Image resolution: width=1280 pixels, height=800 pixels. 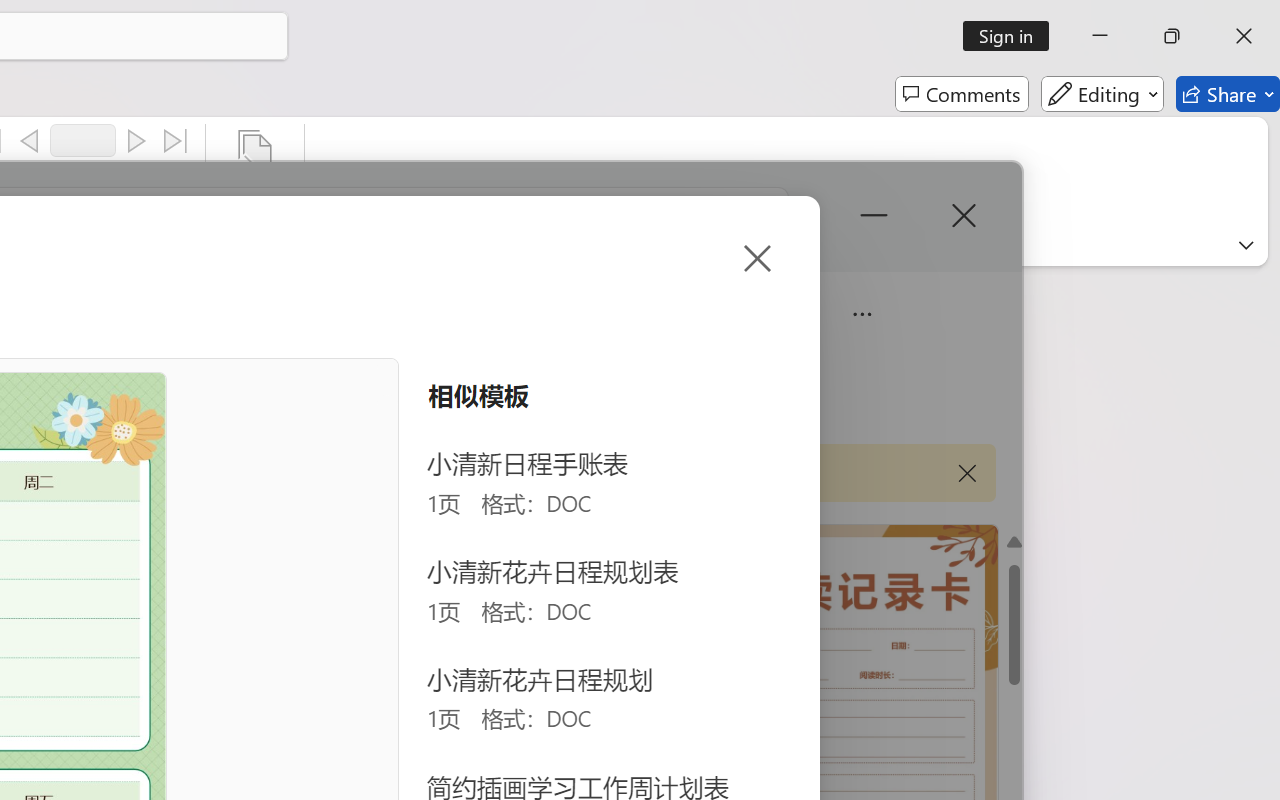 I want to click on 'Next', so click(x=135, y=141).